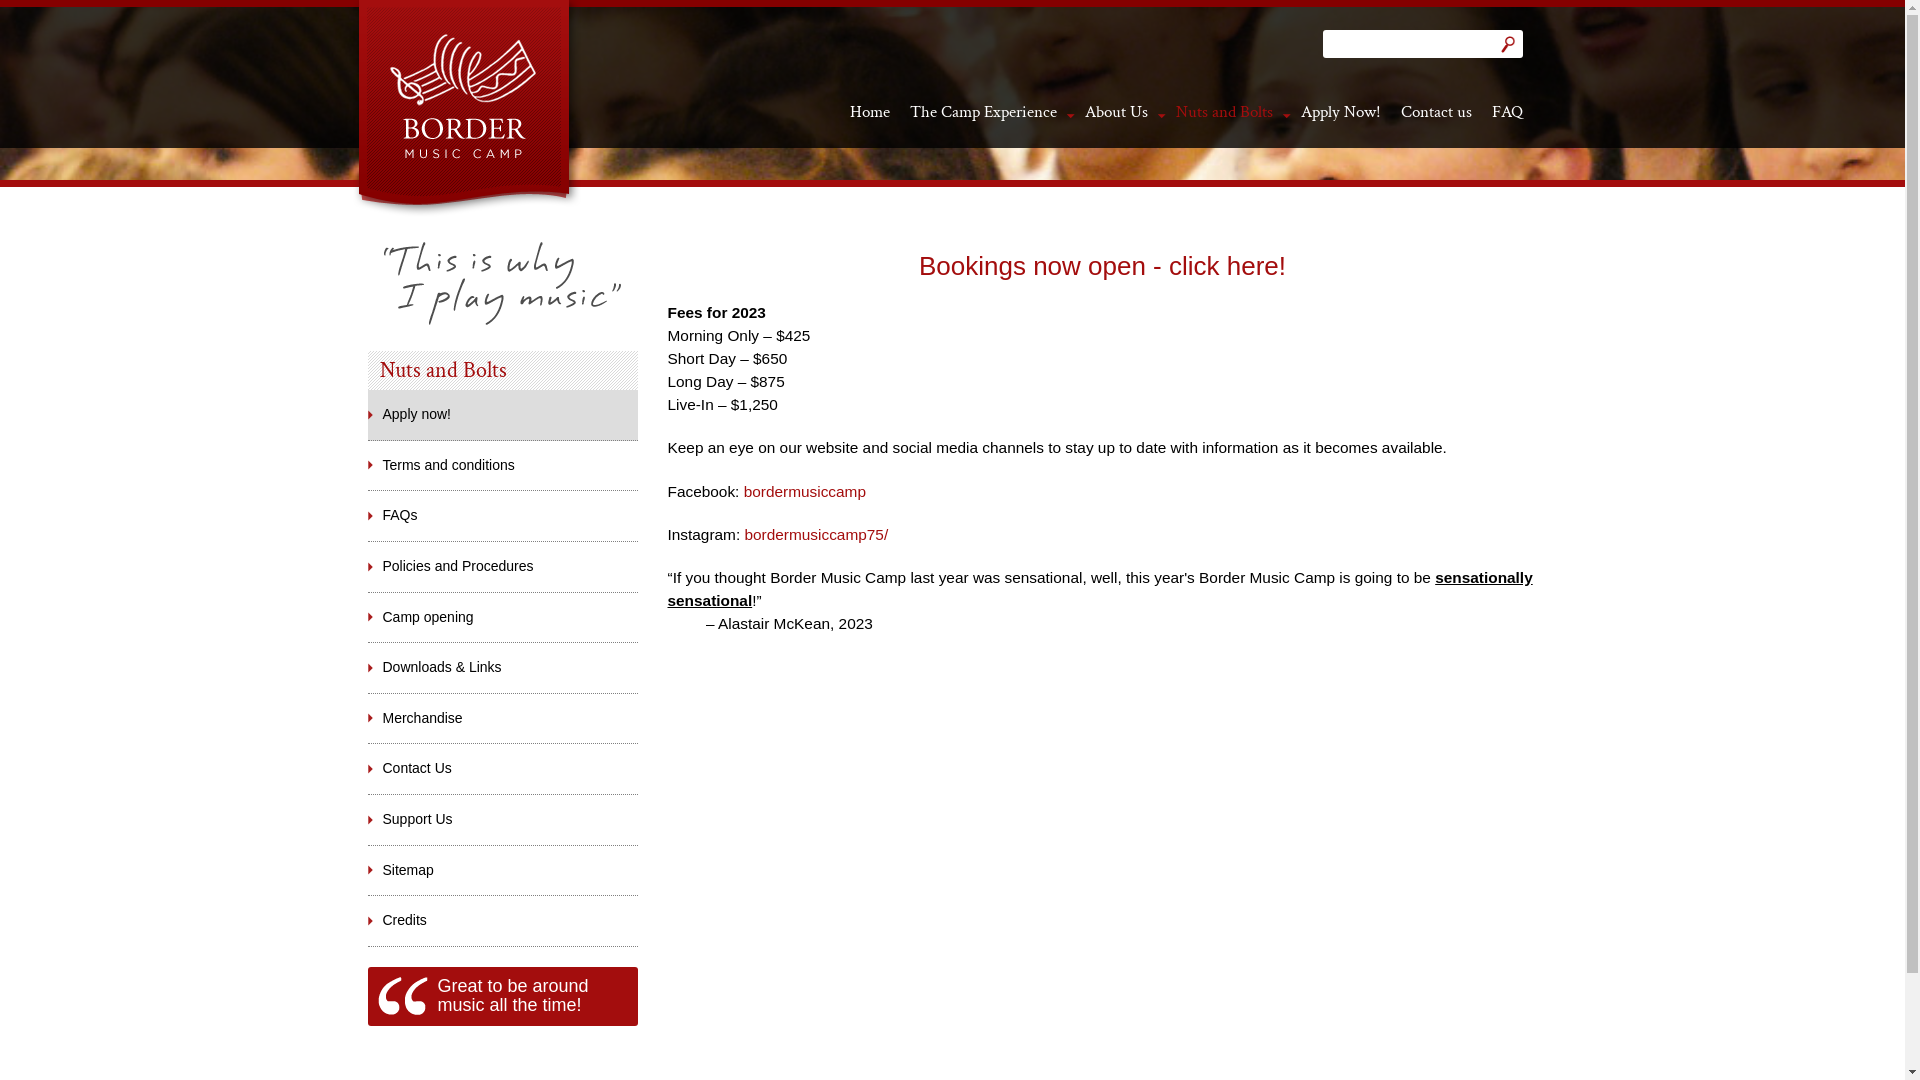 This screenshot has width=1920, height=1080. I want to click on 'Contact us', so click(1434, 111).